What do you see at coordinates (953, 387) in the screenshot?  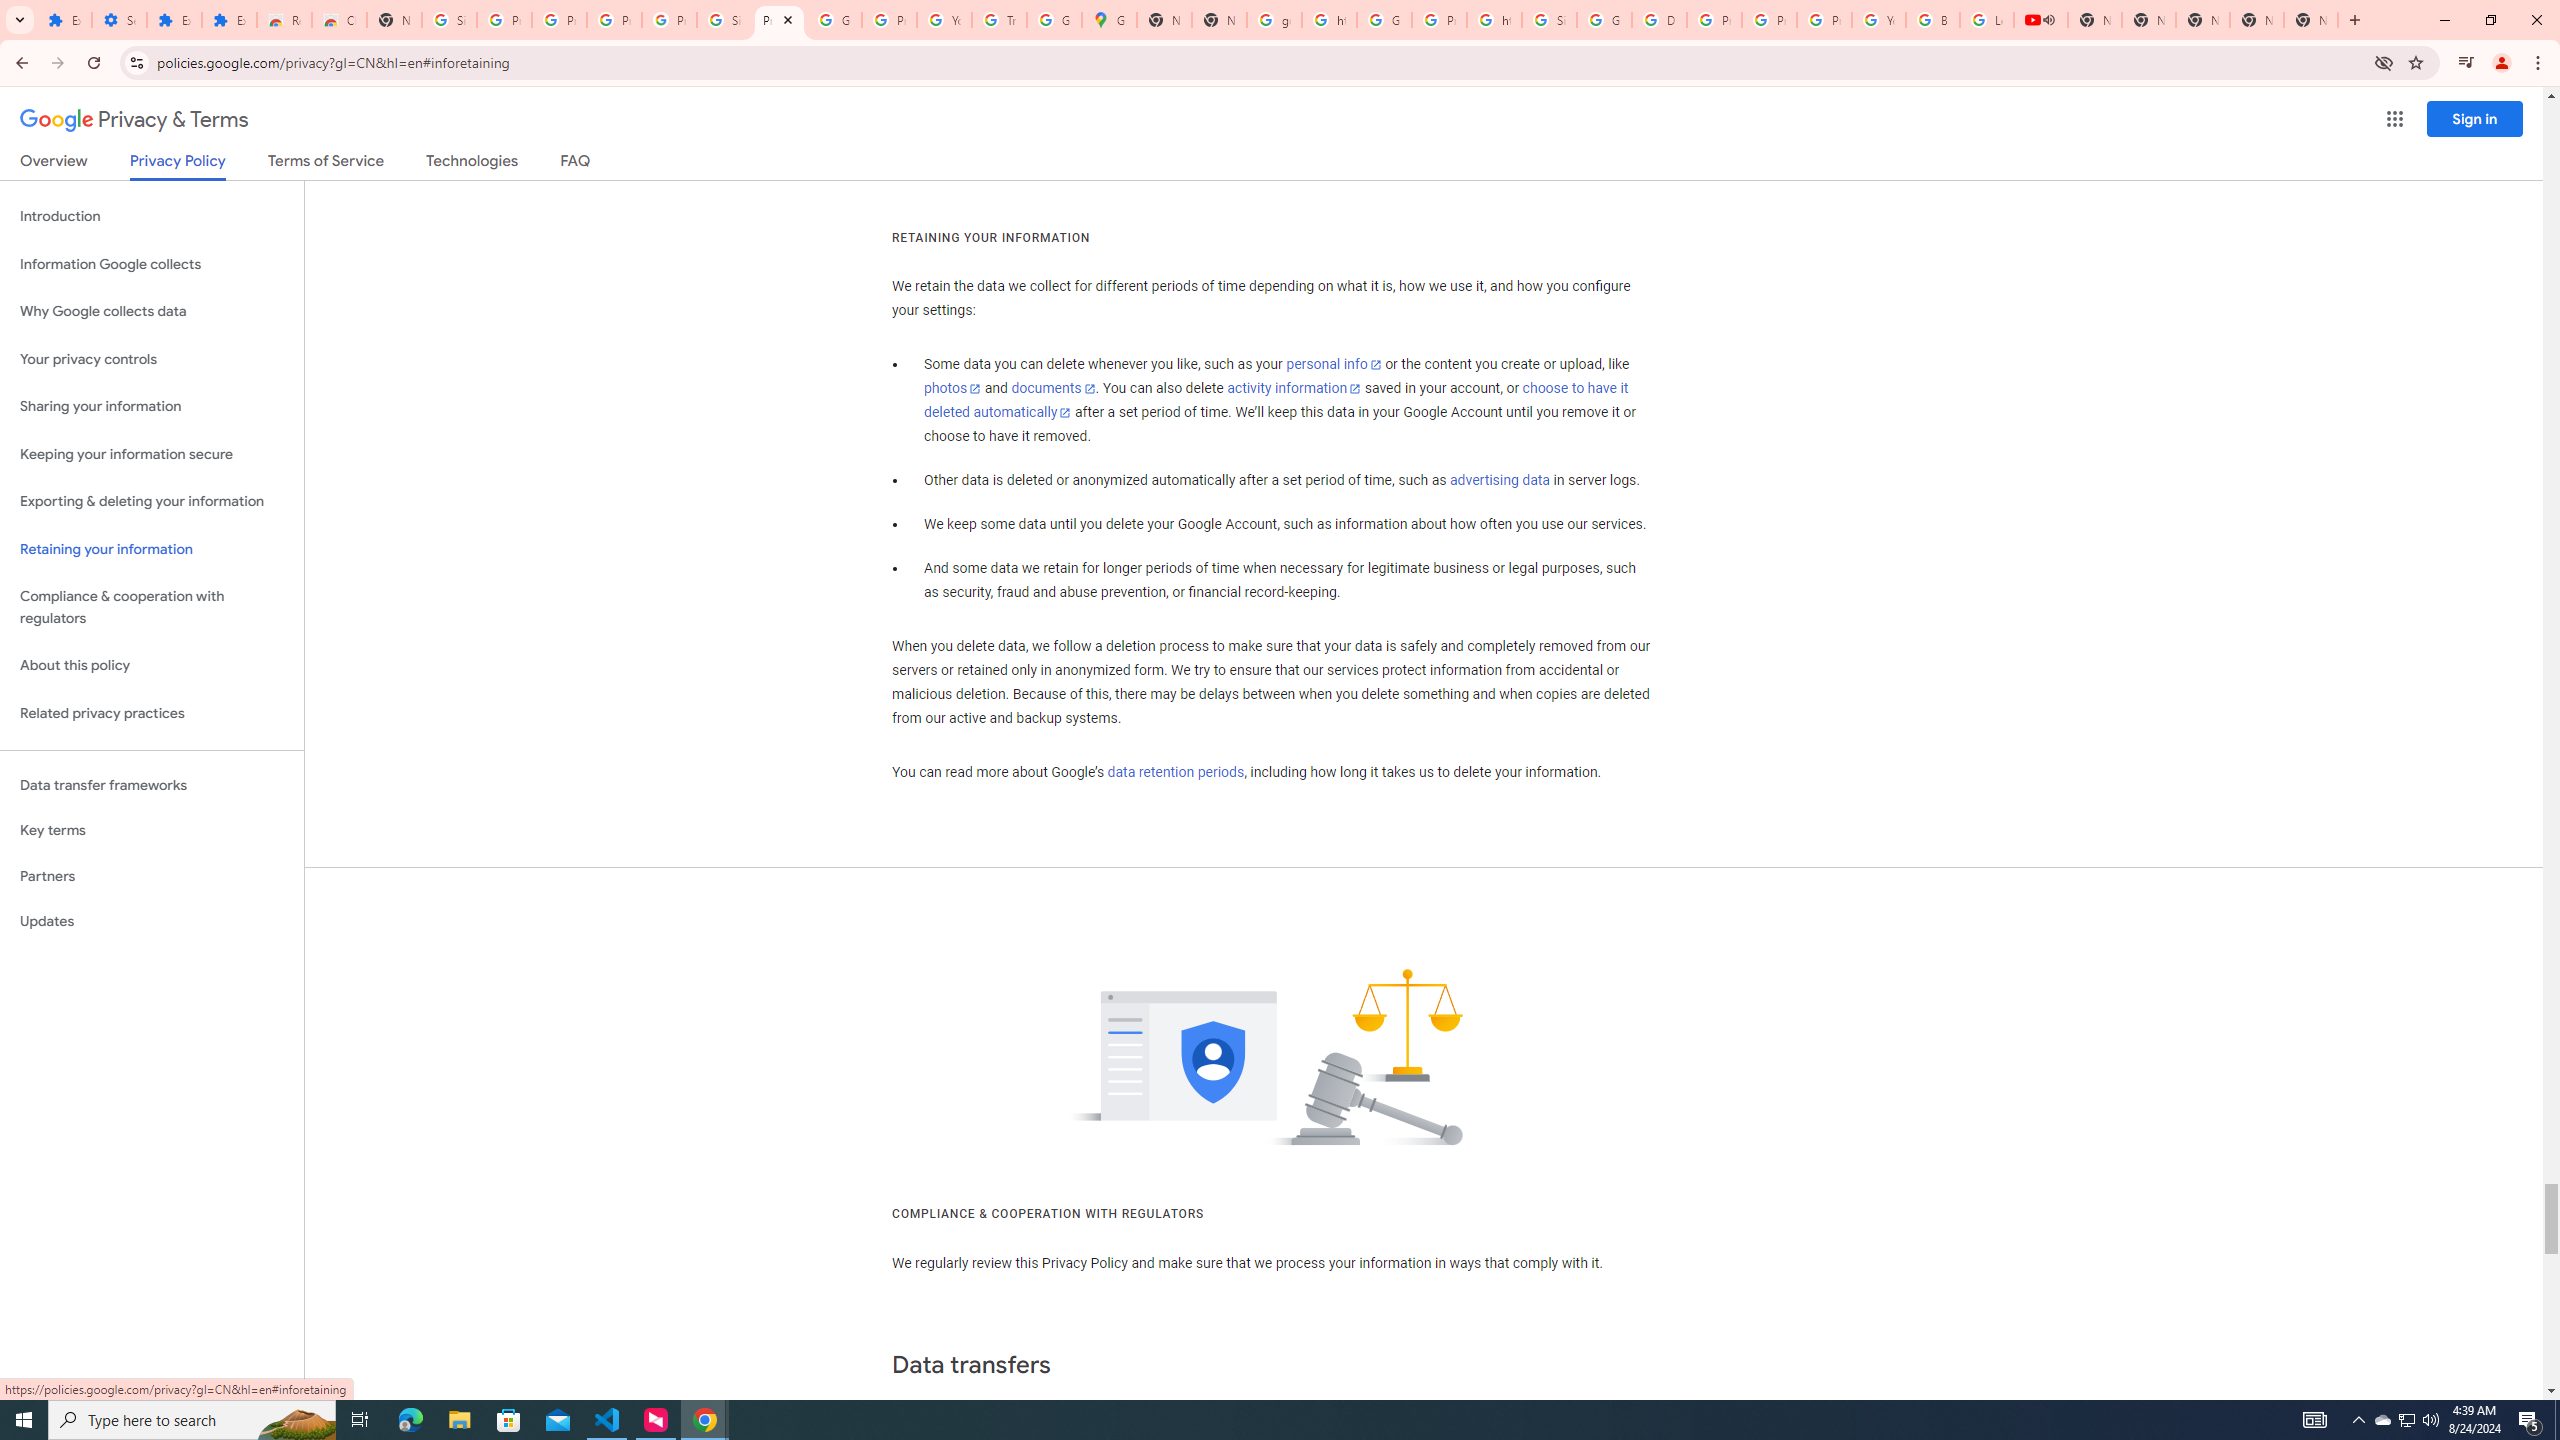 I see `'photos'` at bounding box center [953, 387].